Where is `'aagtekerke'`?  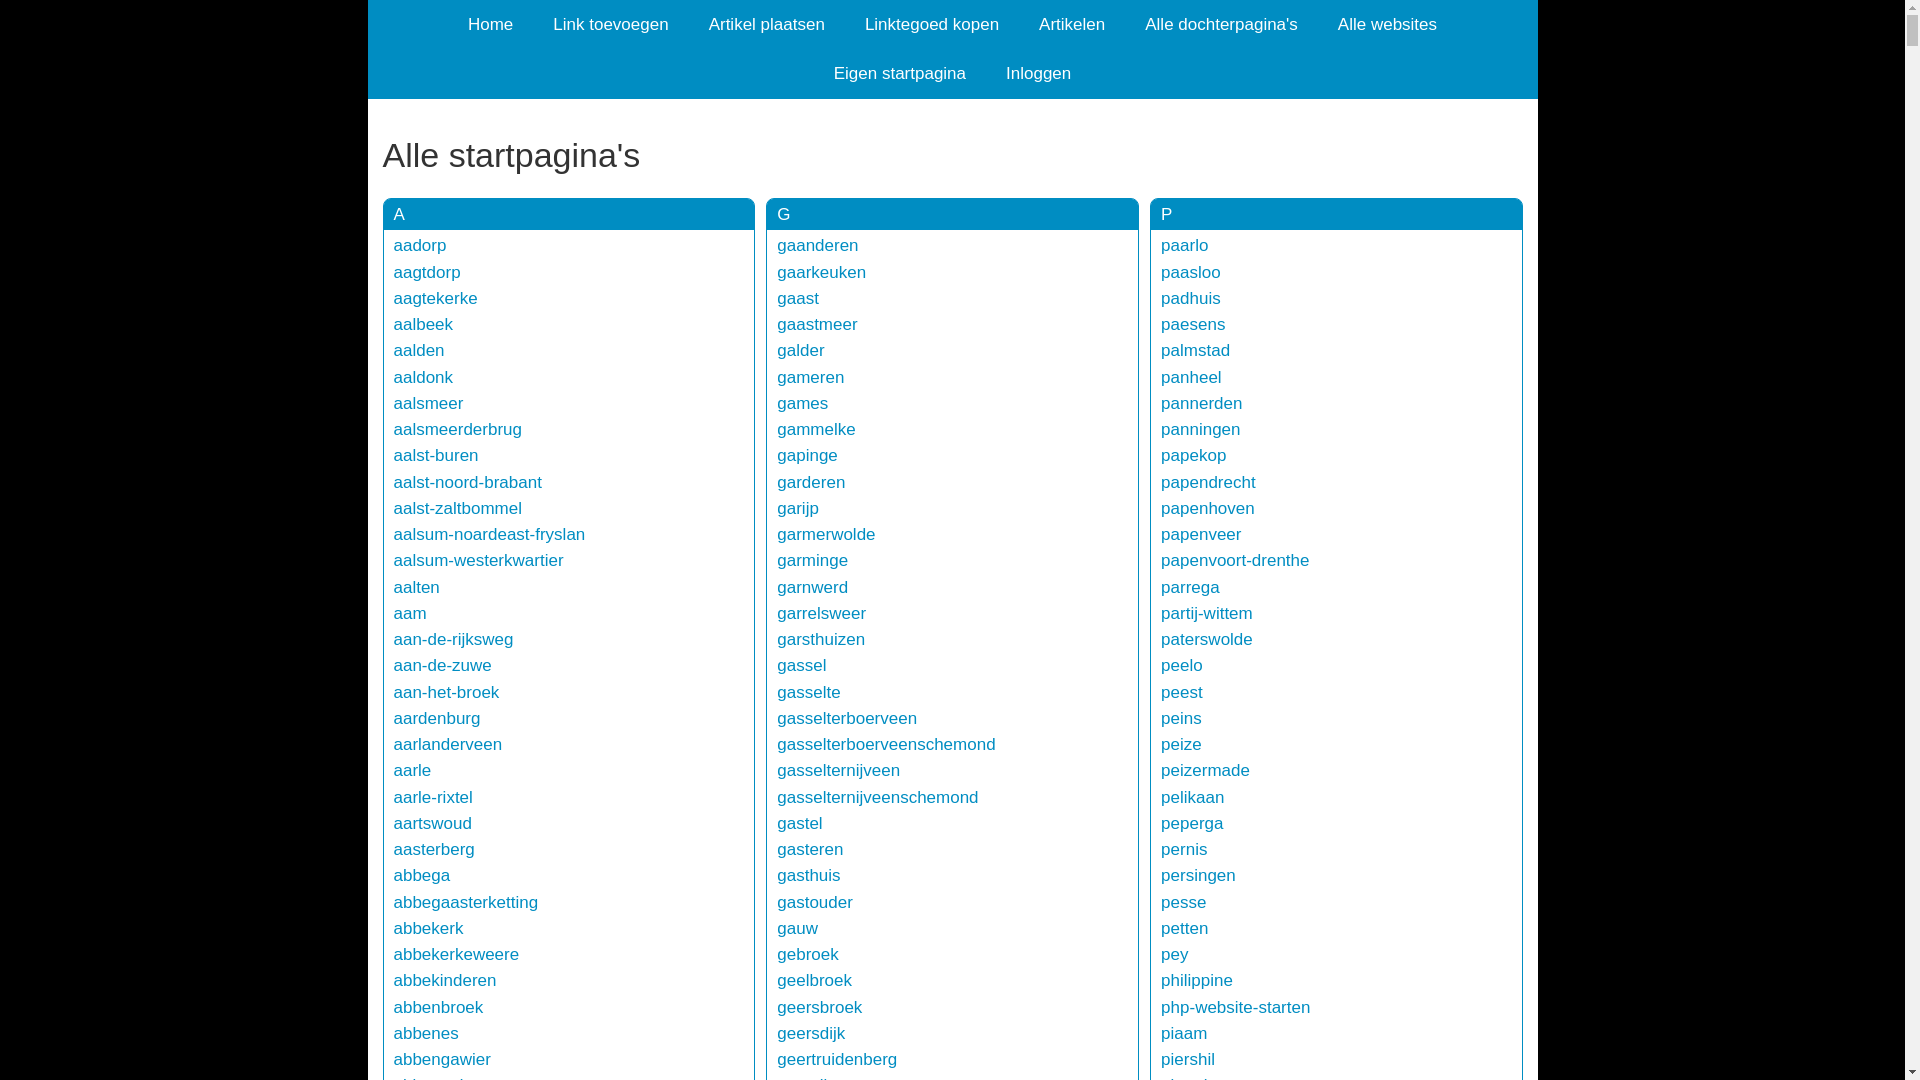 'aagtekerke' is located at coordinates (393, 298).